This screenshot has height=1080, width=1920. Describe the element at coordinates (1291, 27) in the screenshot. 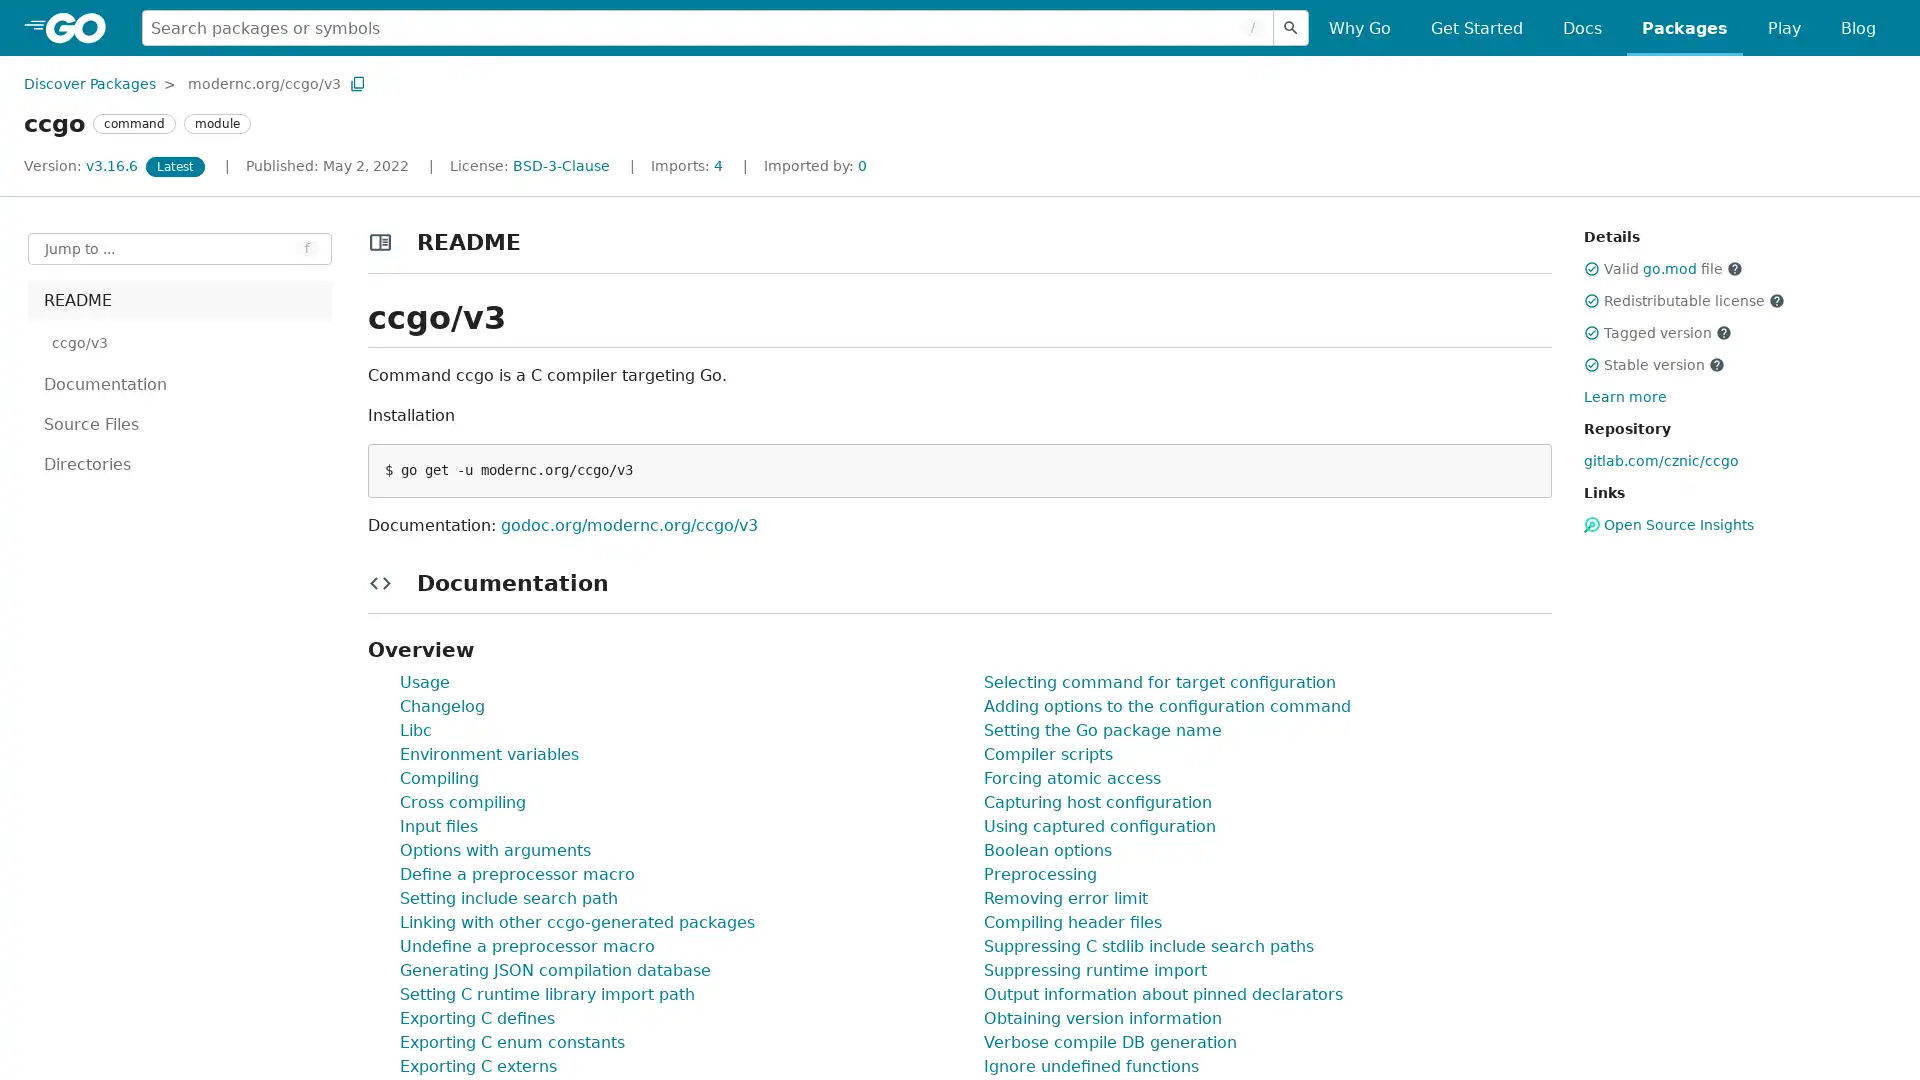

I see `Submit search` at that location.